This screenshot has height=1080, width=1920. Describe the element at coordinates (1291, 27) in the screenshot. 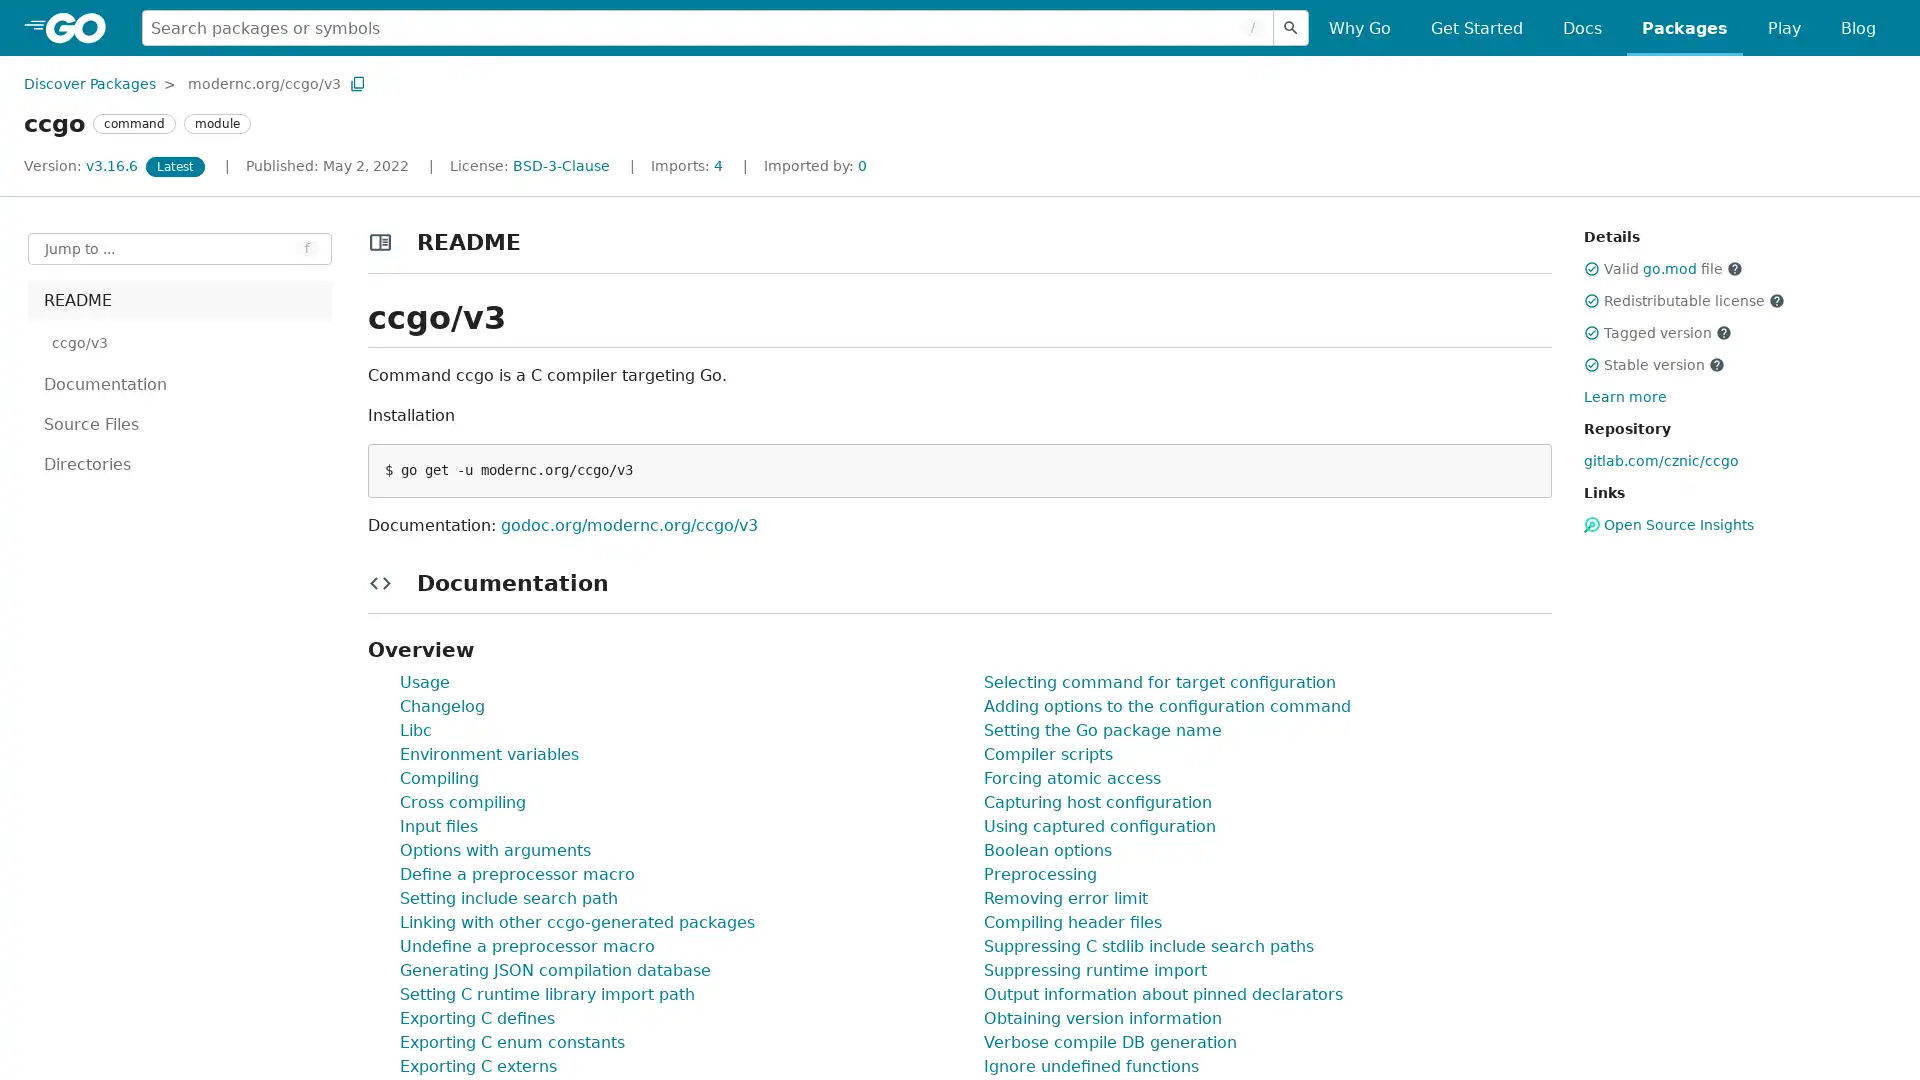

I see `Submit search` at that location.